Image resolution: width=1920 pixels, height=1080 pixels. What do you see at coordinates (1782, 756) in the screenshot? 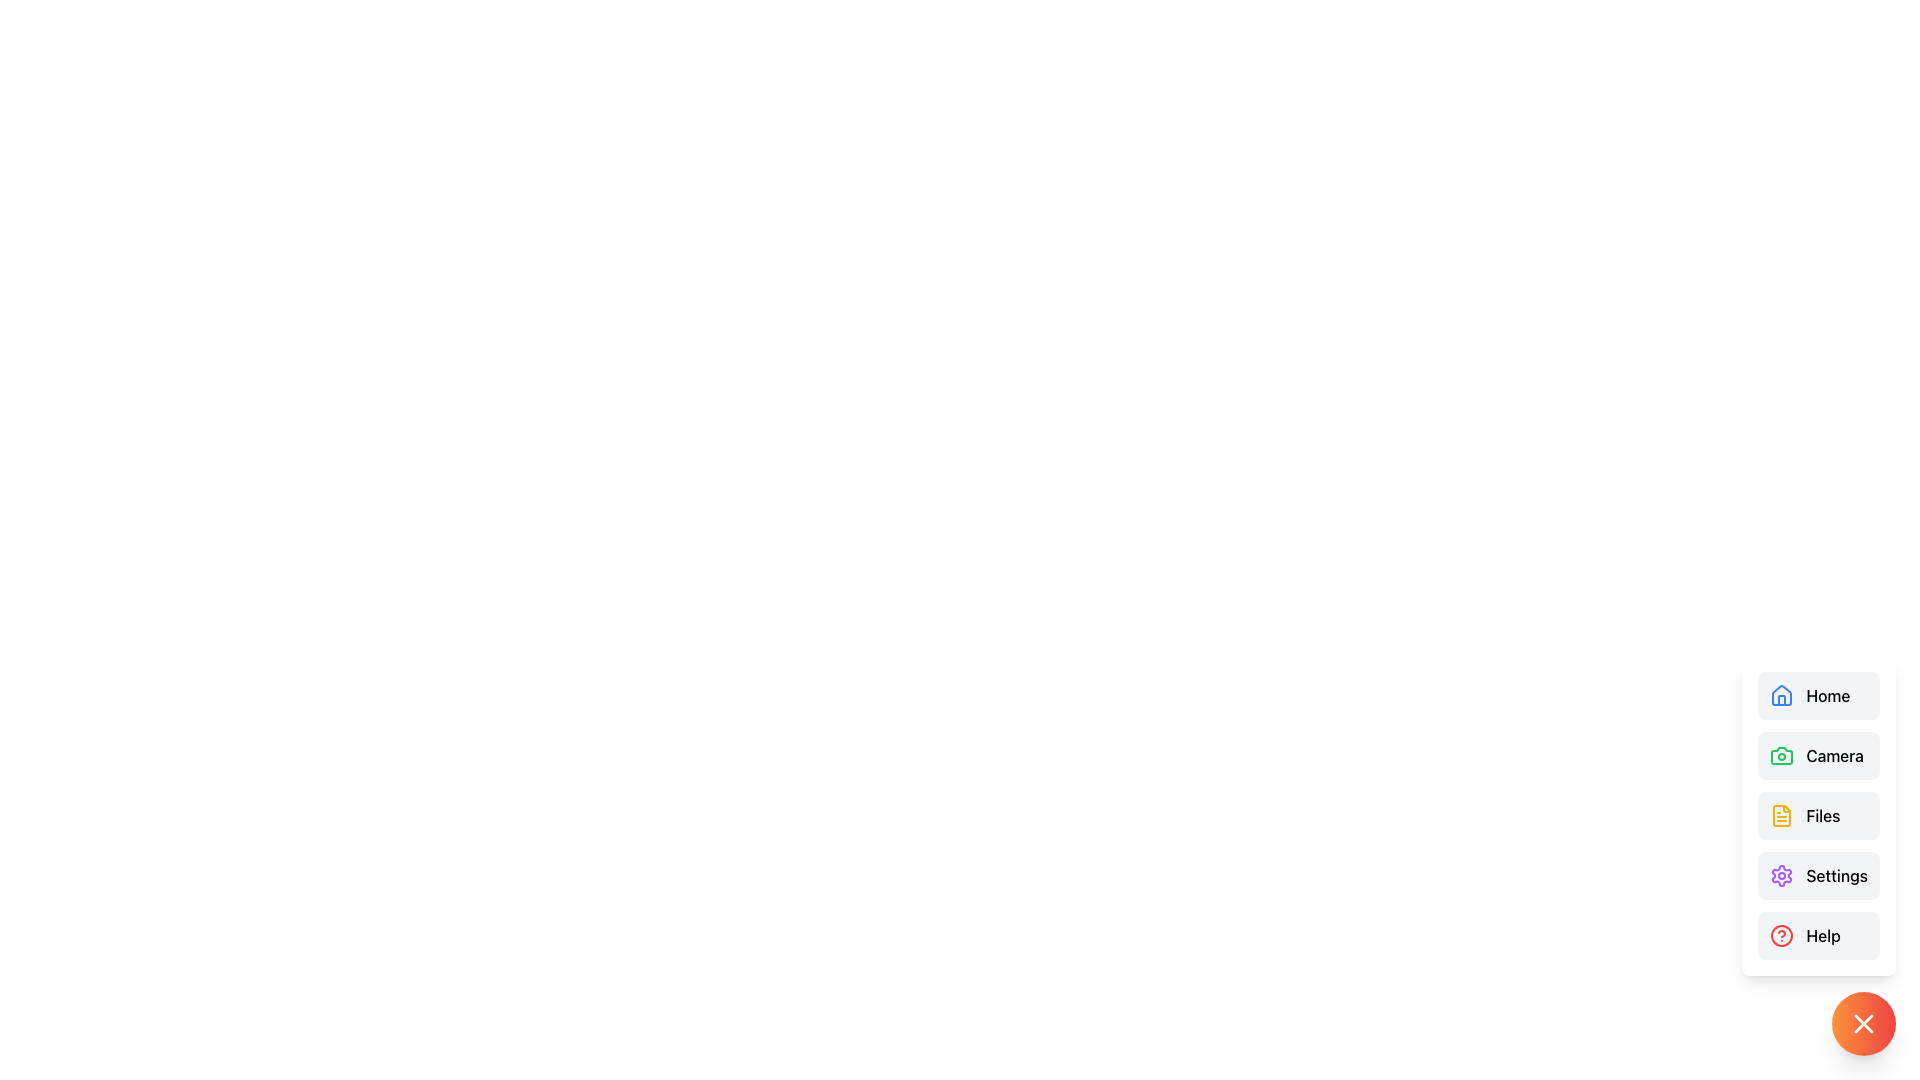
I see `the active camera icon located in the vertical menu on the right side of the interface, which is styled with green strokes and positioned second from the top` at bounding box center [1782, 756].